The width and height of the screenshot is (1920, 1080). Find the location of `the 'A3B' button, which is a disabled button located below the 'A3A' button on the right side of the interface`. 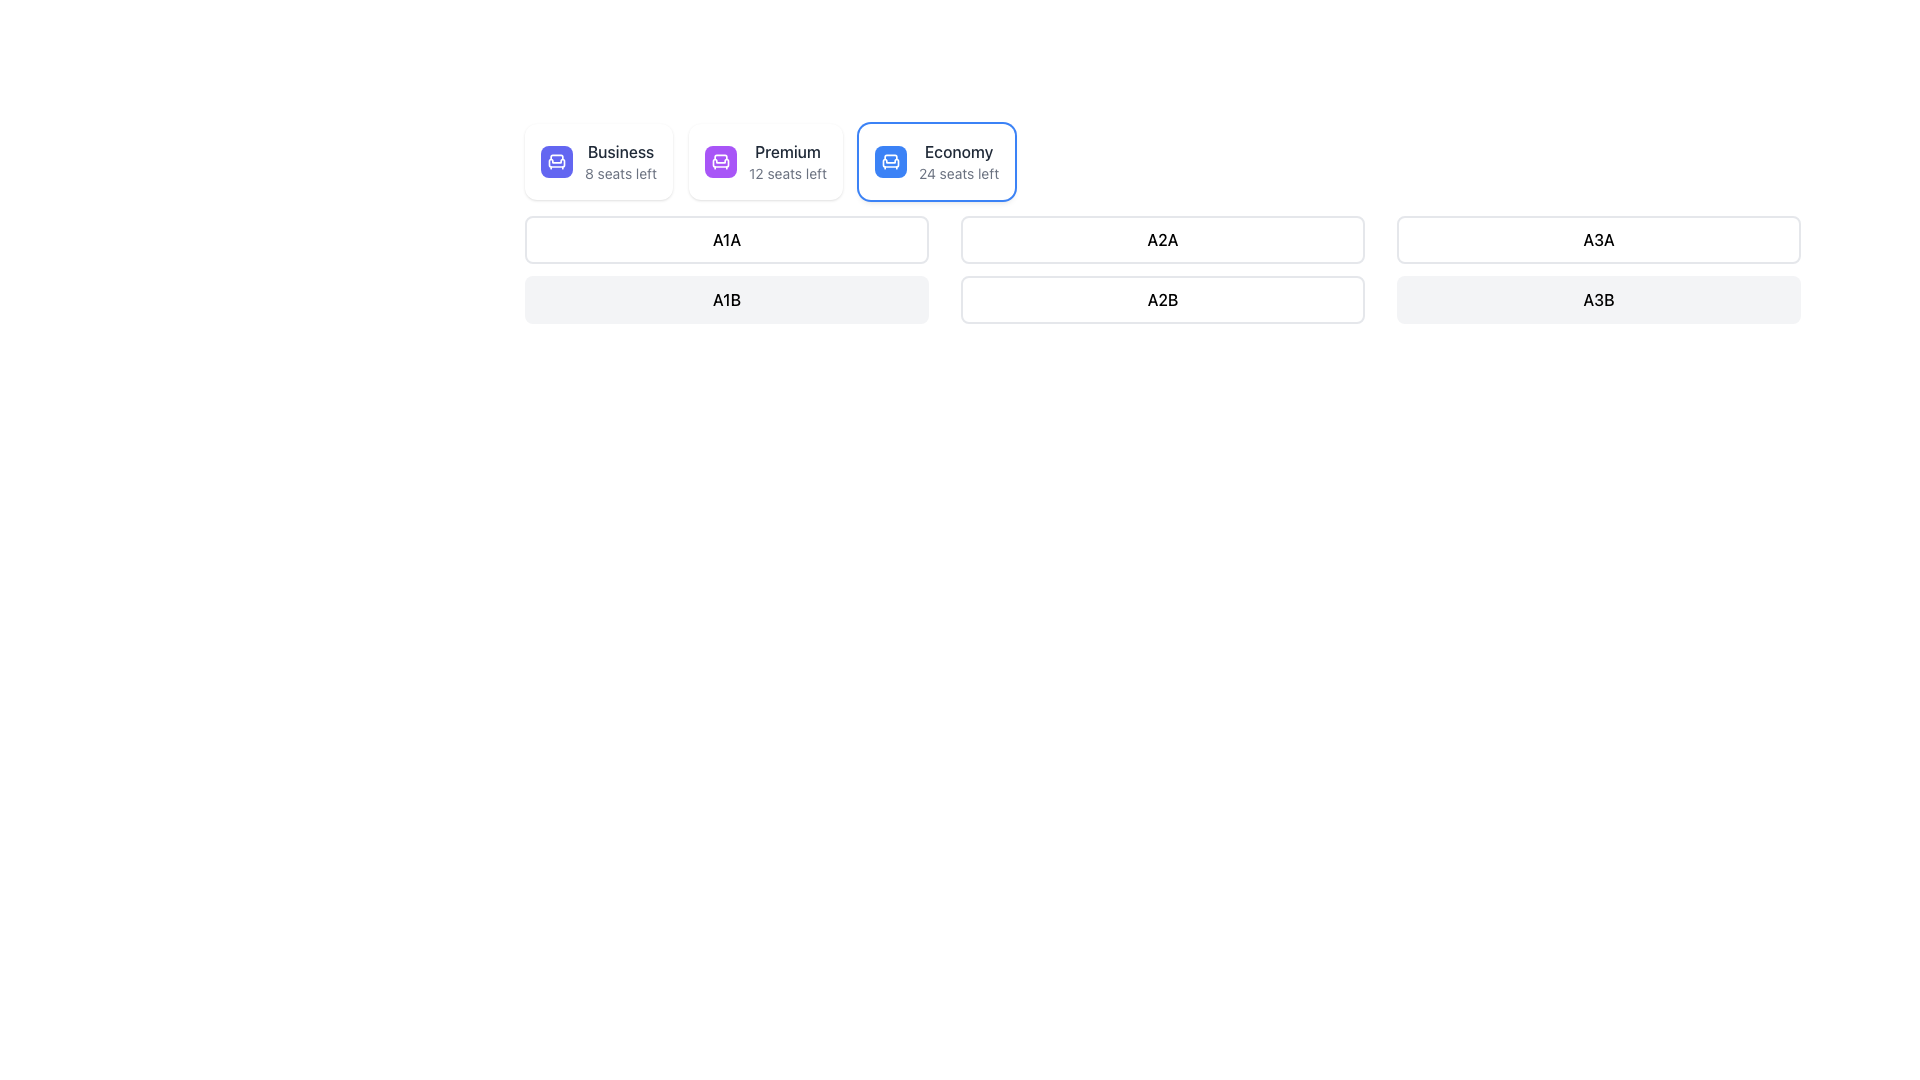

the 'A3B' button, which is a disabled button located below the 'A3A' button on the right side of the interface is located at coordinates (1597, 300).